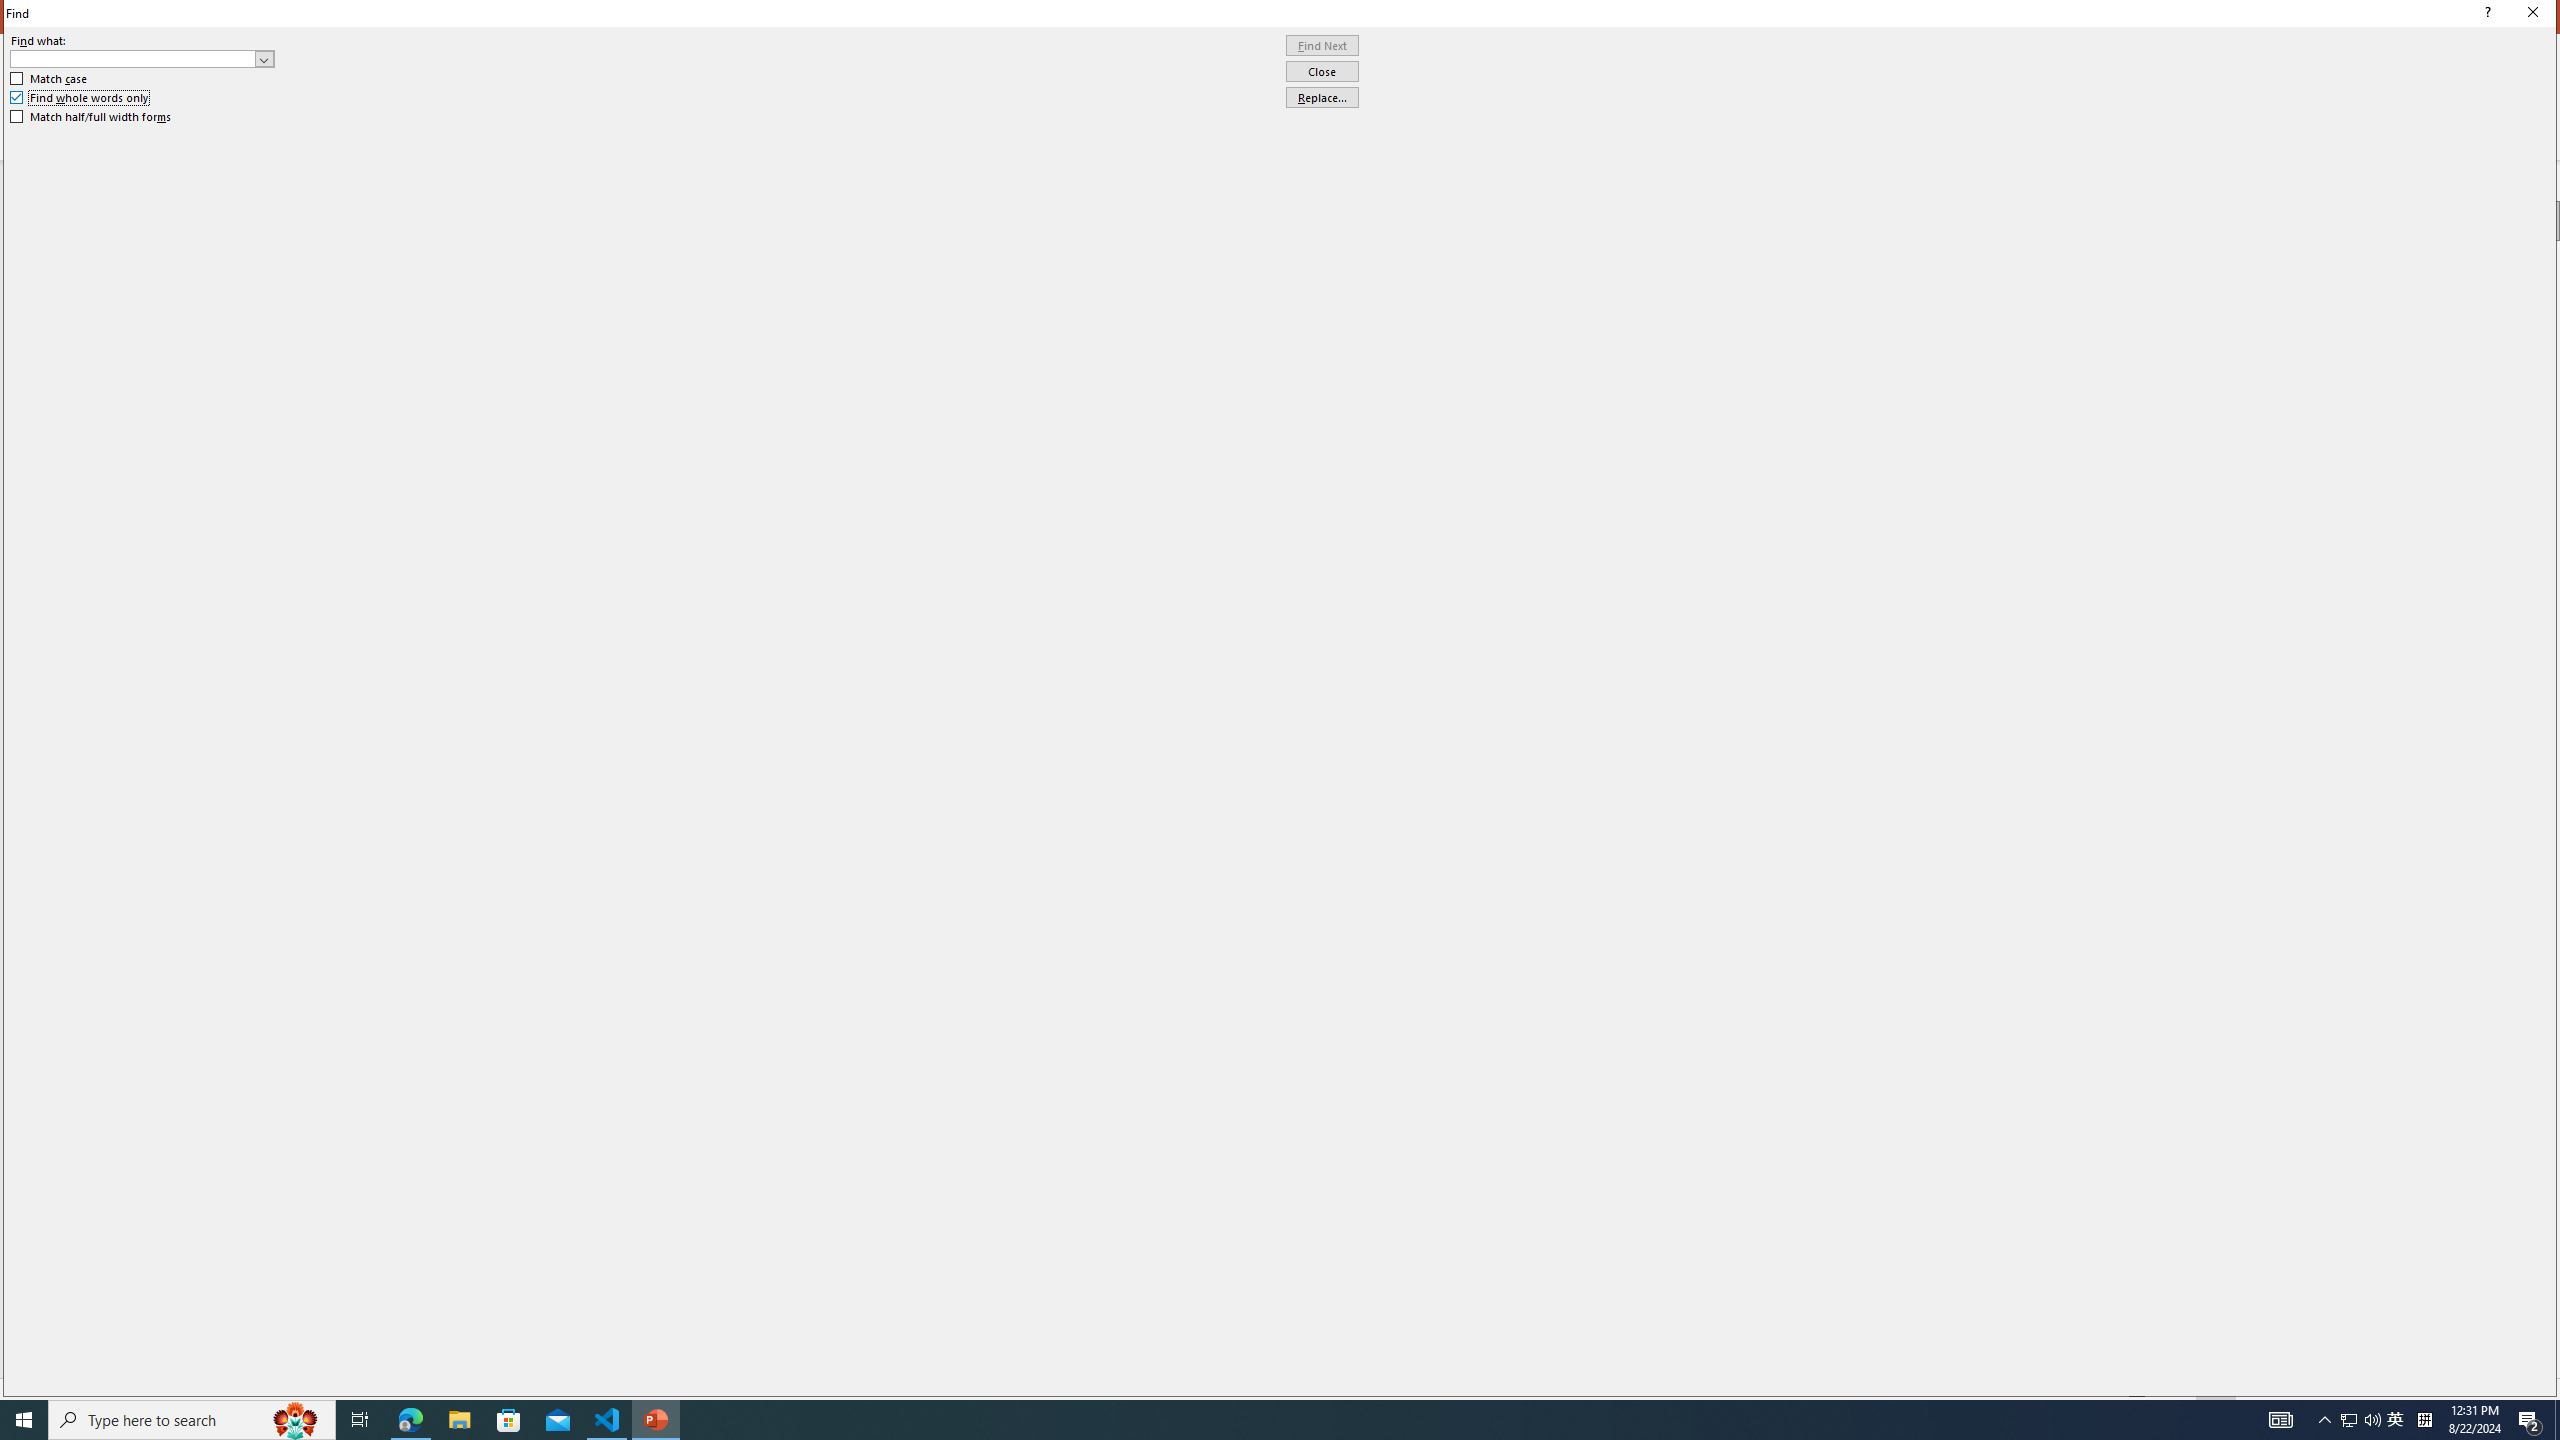  I want to click on 'Match case', so click(48, 77).